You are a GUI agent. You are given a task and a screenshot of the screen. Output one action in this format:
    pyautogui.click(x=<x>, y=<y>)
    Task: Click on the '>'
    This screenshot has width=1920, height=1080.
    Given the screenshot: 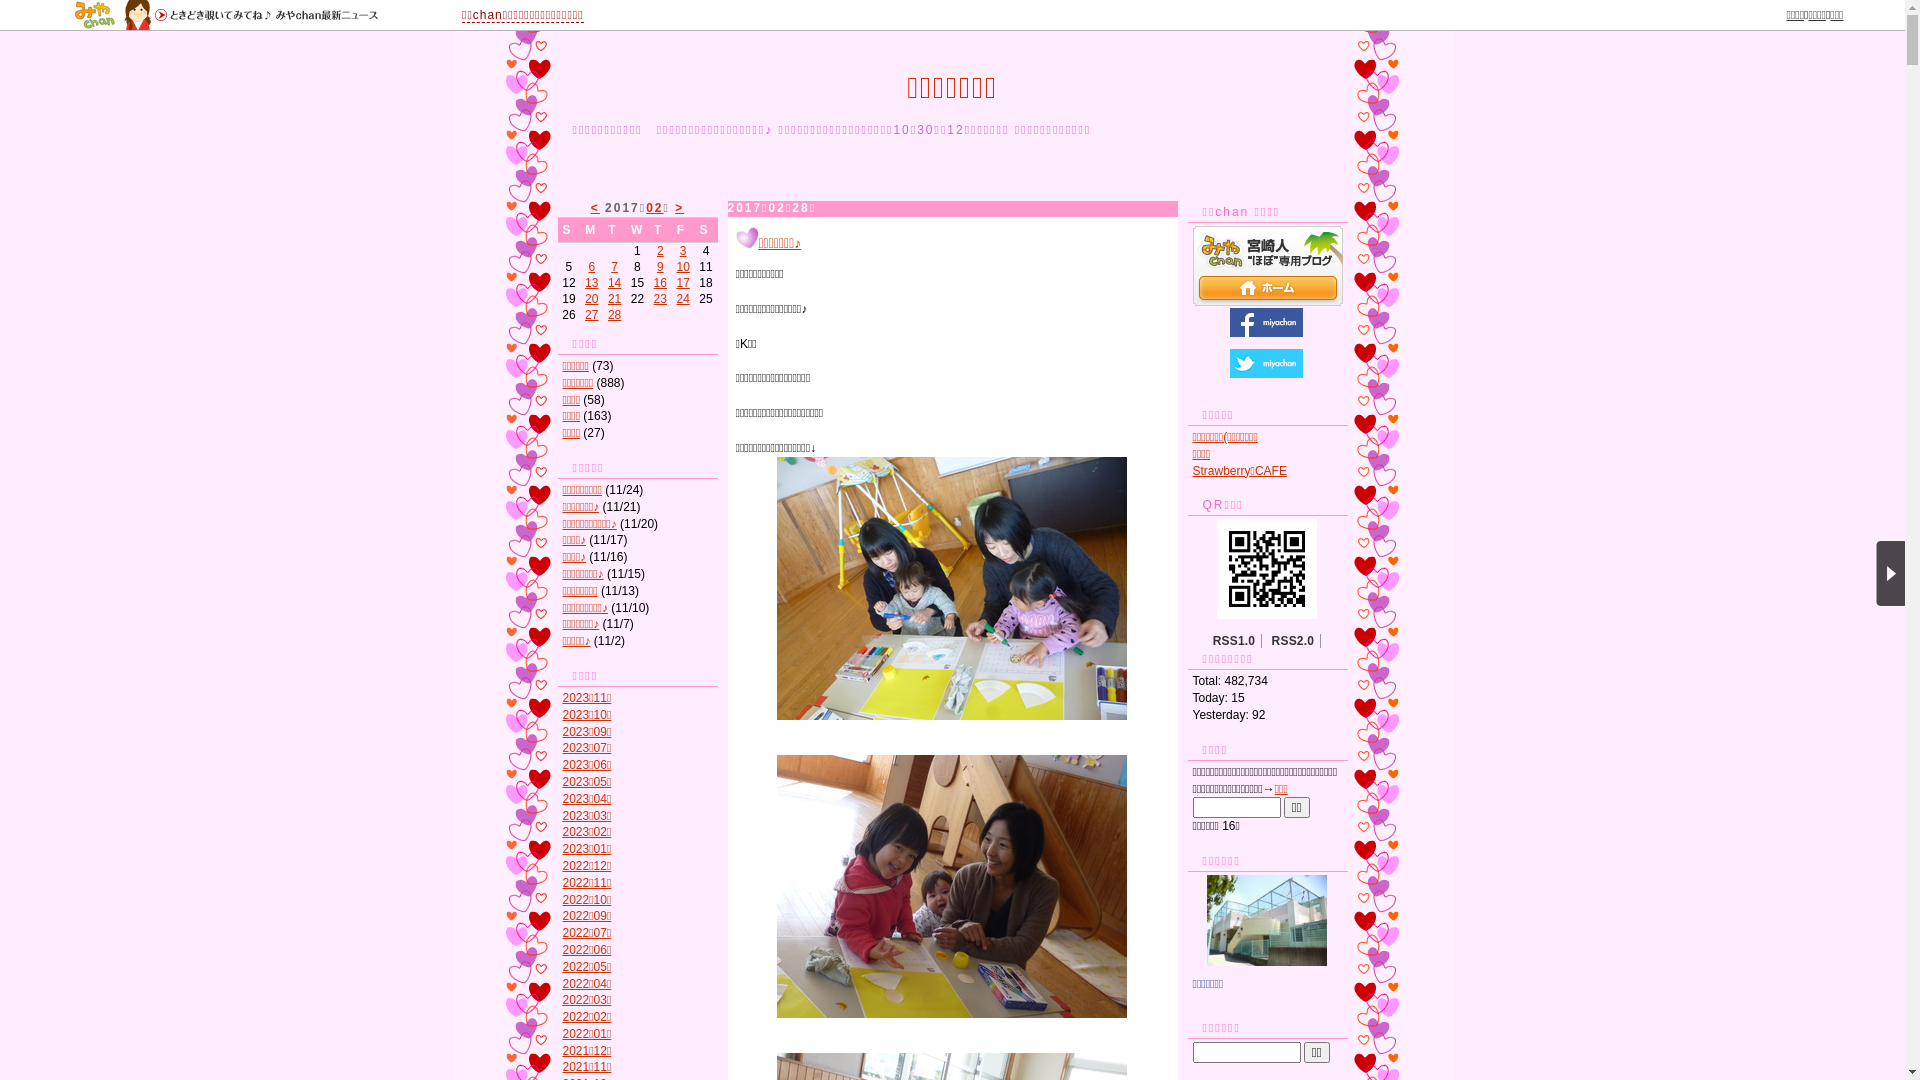 What is the action you would take?
    pyautogui.click(x=679, y=208)
    